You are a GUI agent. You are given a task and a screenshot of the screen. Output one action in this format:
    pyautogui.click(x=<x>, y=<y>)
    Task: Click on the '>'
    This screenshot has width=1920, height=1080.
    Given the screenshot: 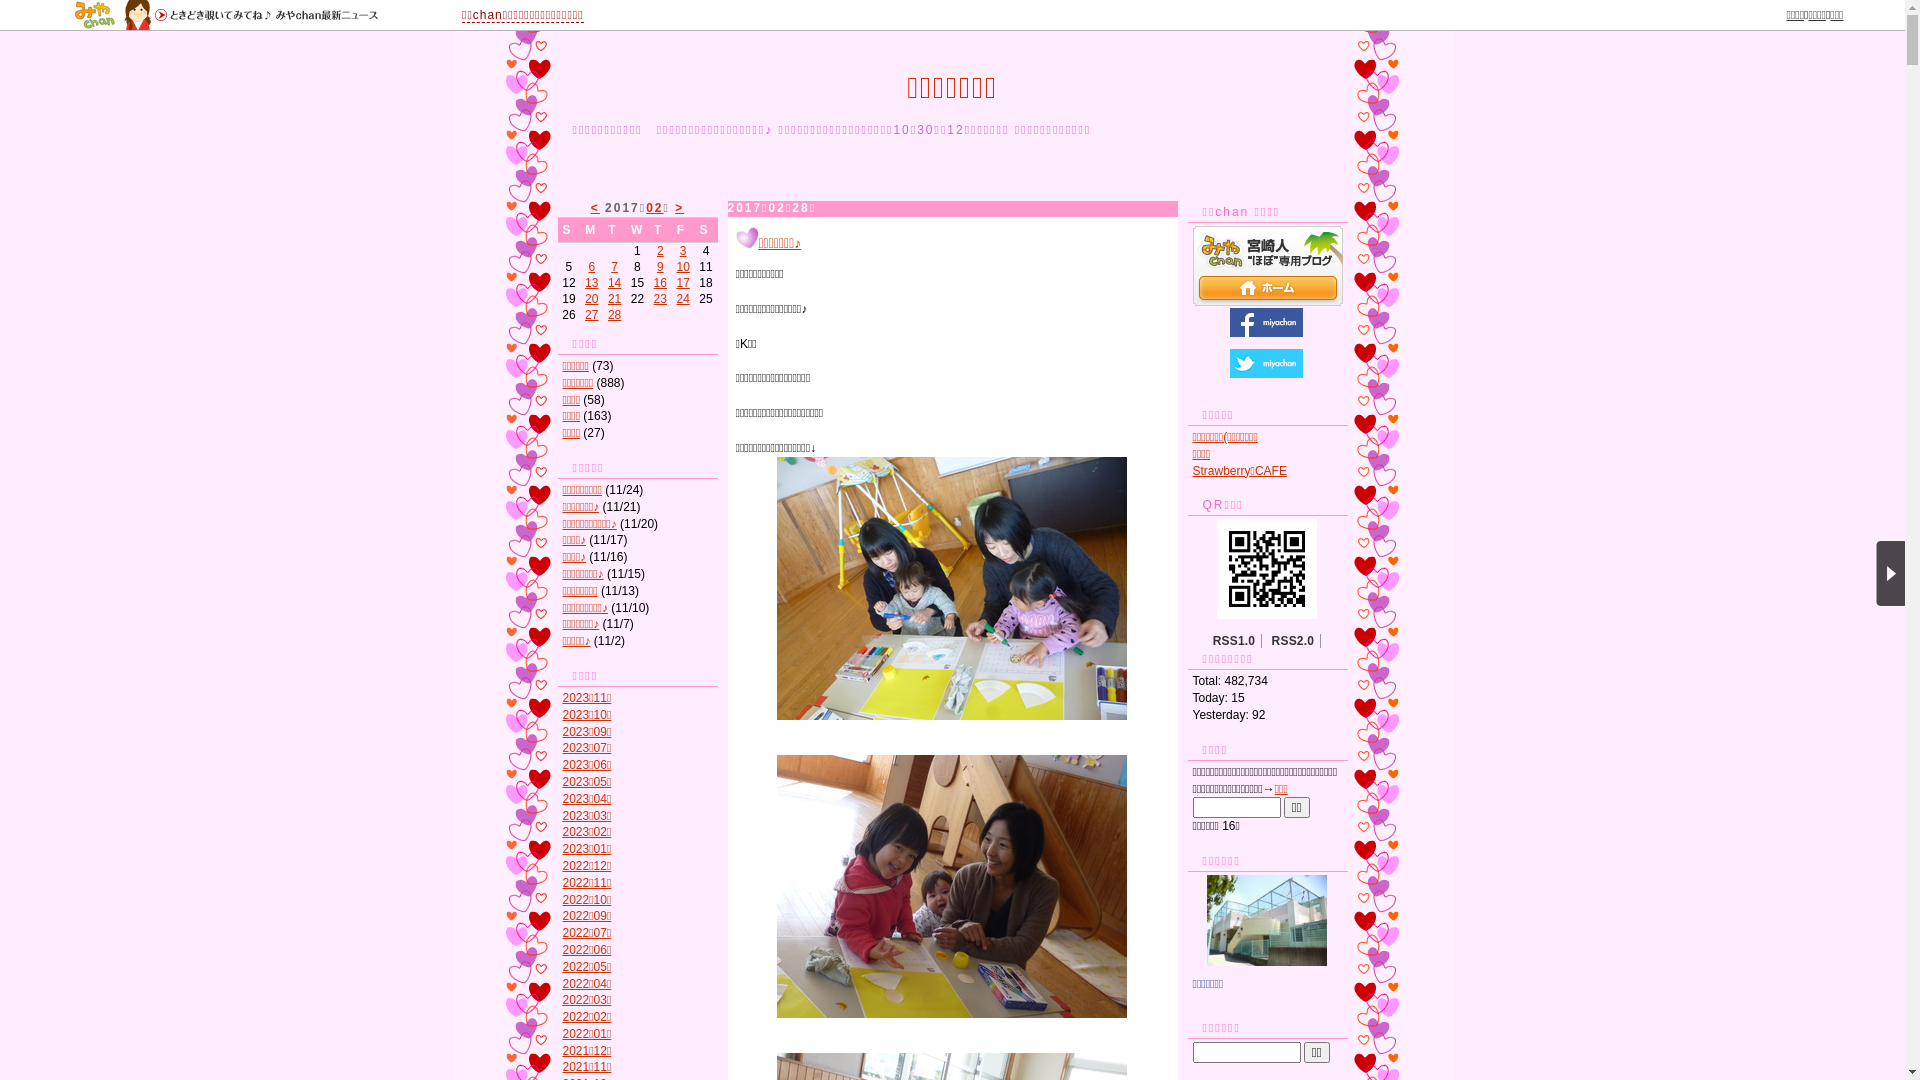 What is the action you would take?
    pyautogui.click(x=679, y=208)
    